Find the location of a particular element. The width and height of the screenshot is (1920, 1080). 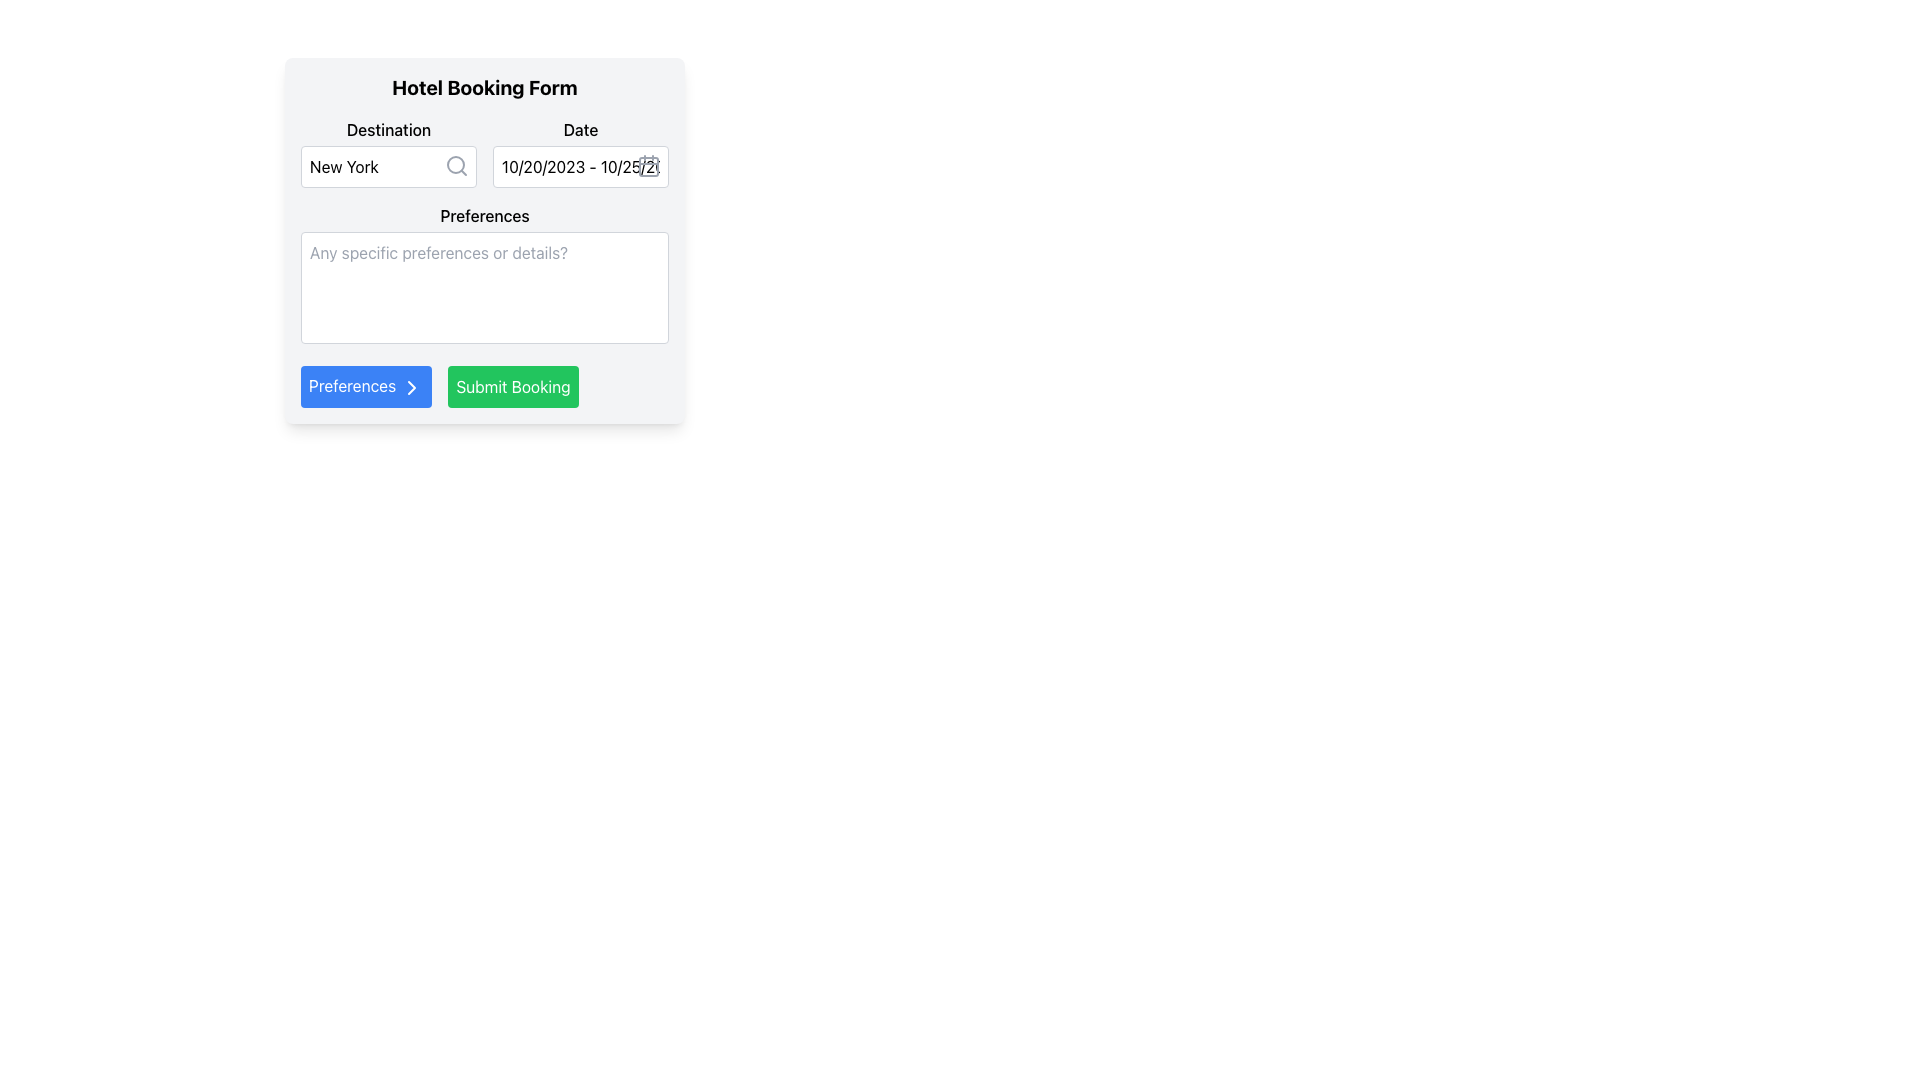

the Text Label that serves as the title of the 'Hotel Booking Form', located at the upper section of the form interface is located at coordinates (484, 87).